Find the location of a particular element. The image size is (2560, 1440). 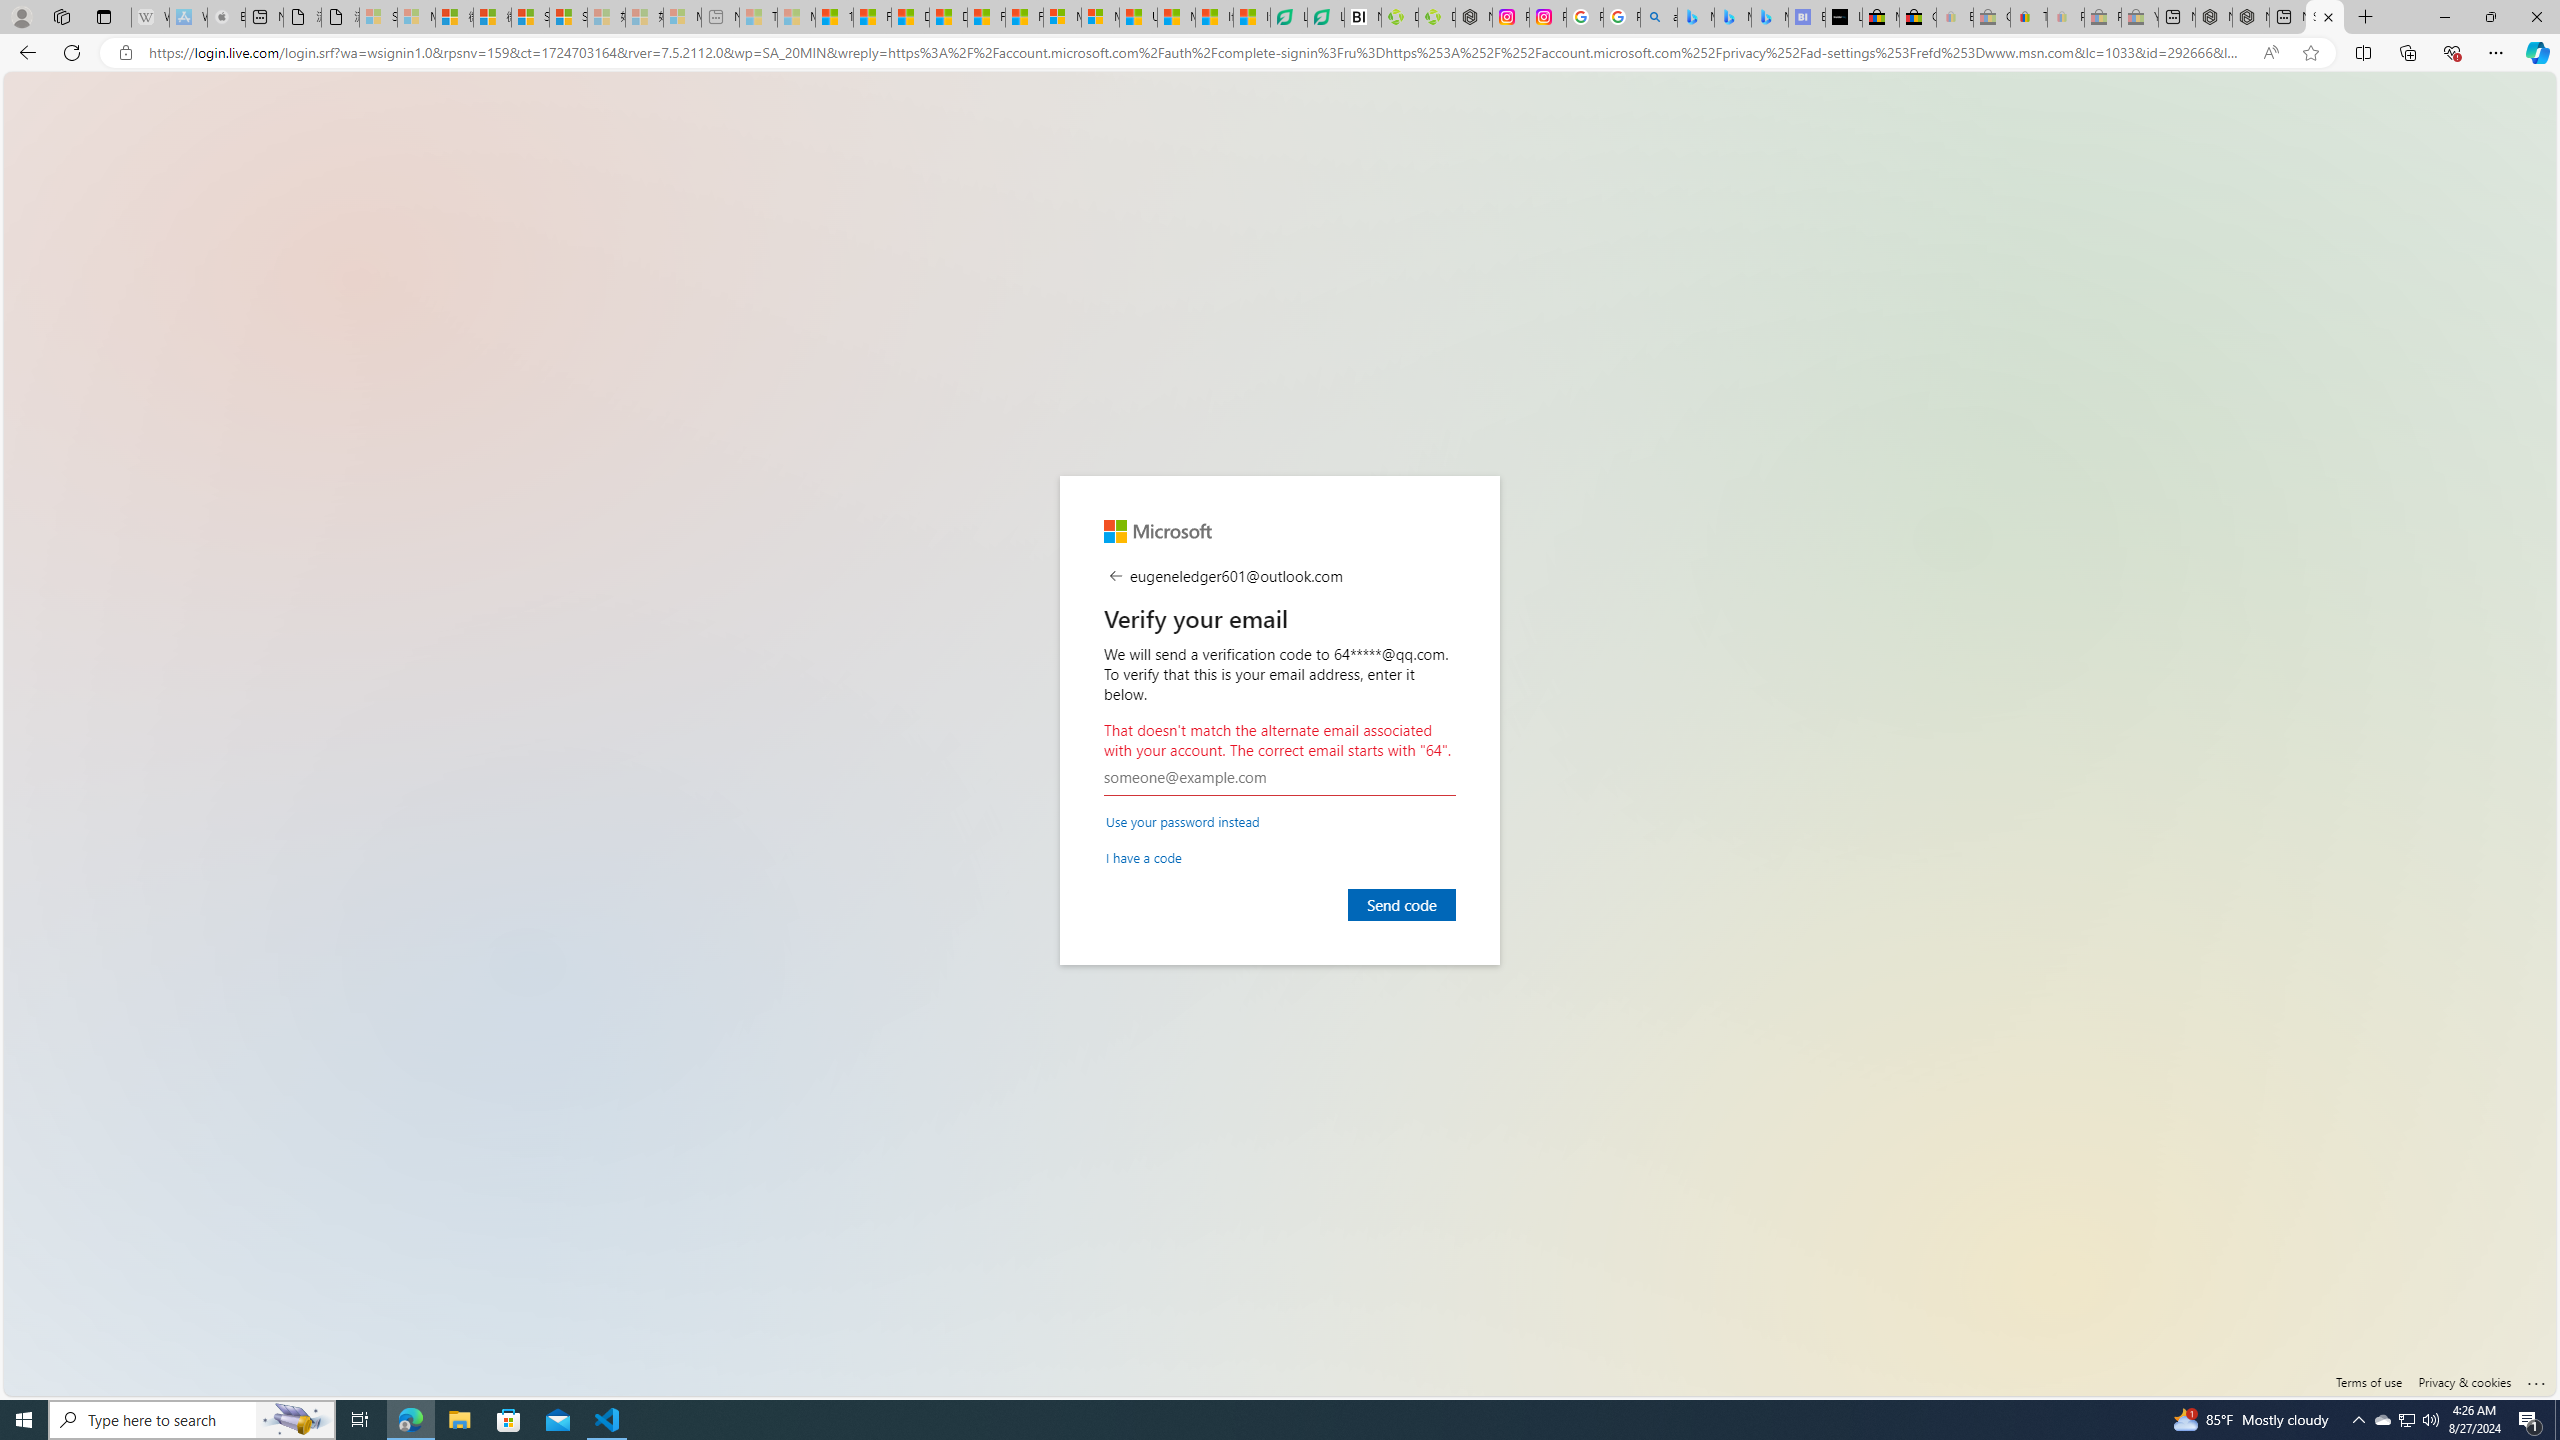

'Press Room - eBay Inc. - Sleeping' is located at coordinates (2103, 16).